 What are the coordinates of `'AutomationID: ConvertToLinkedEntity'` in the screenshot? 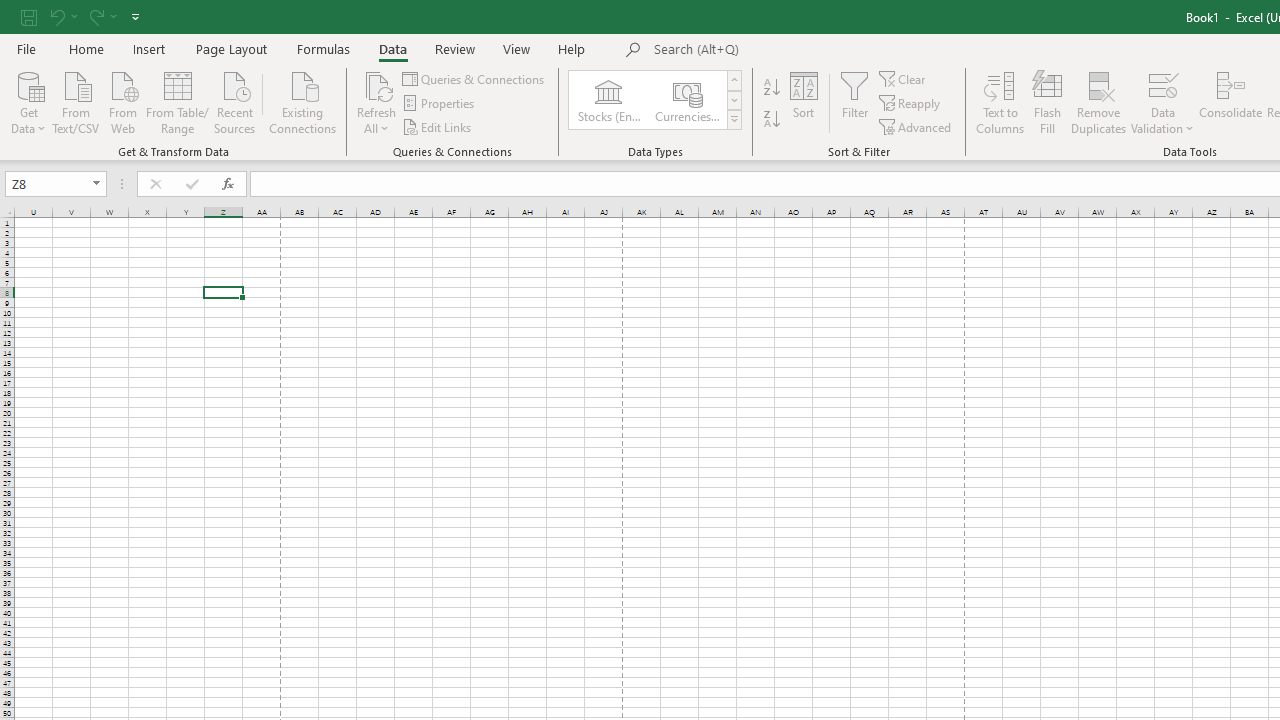 It's located at (656, 100).